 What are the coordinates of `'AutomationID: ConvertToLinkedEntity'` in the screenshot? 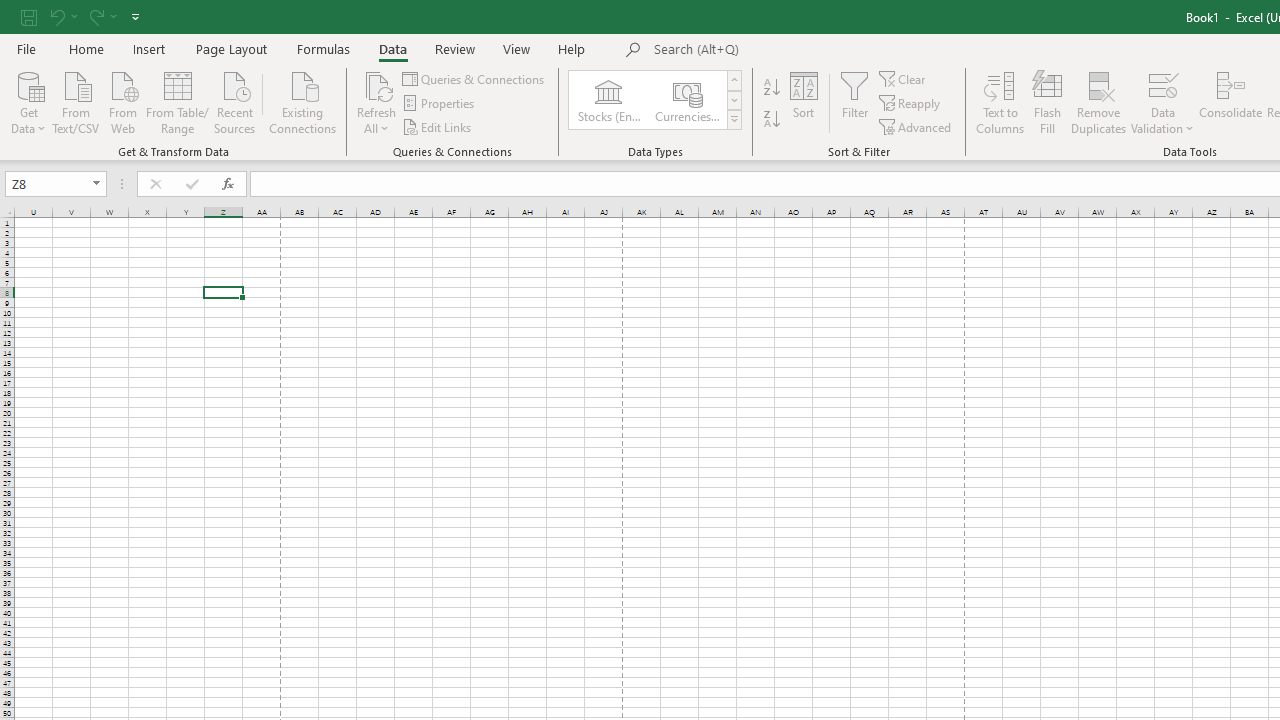 It's located at (656, 100).